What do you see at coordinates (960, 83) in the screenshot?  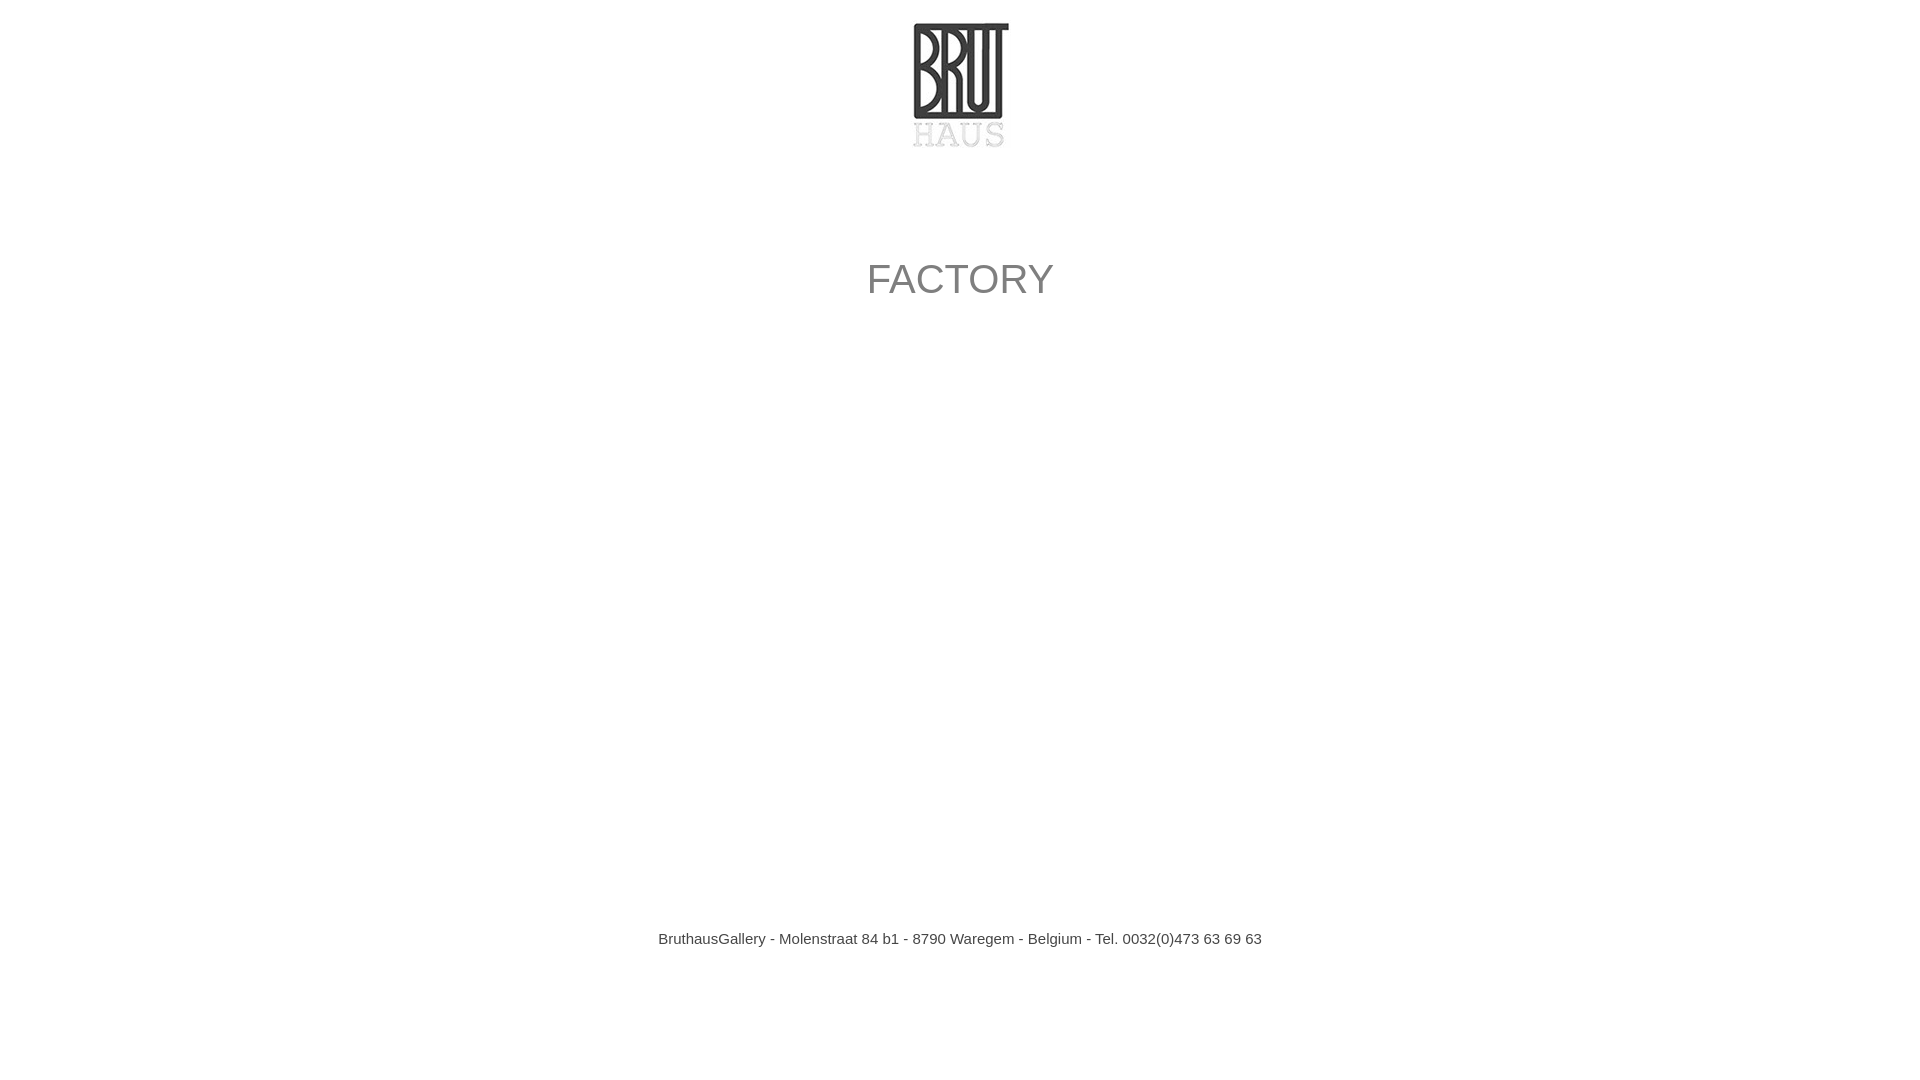 I see `'Bruthaus logo'` at bounding box center [960, 83].